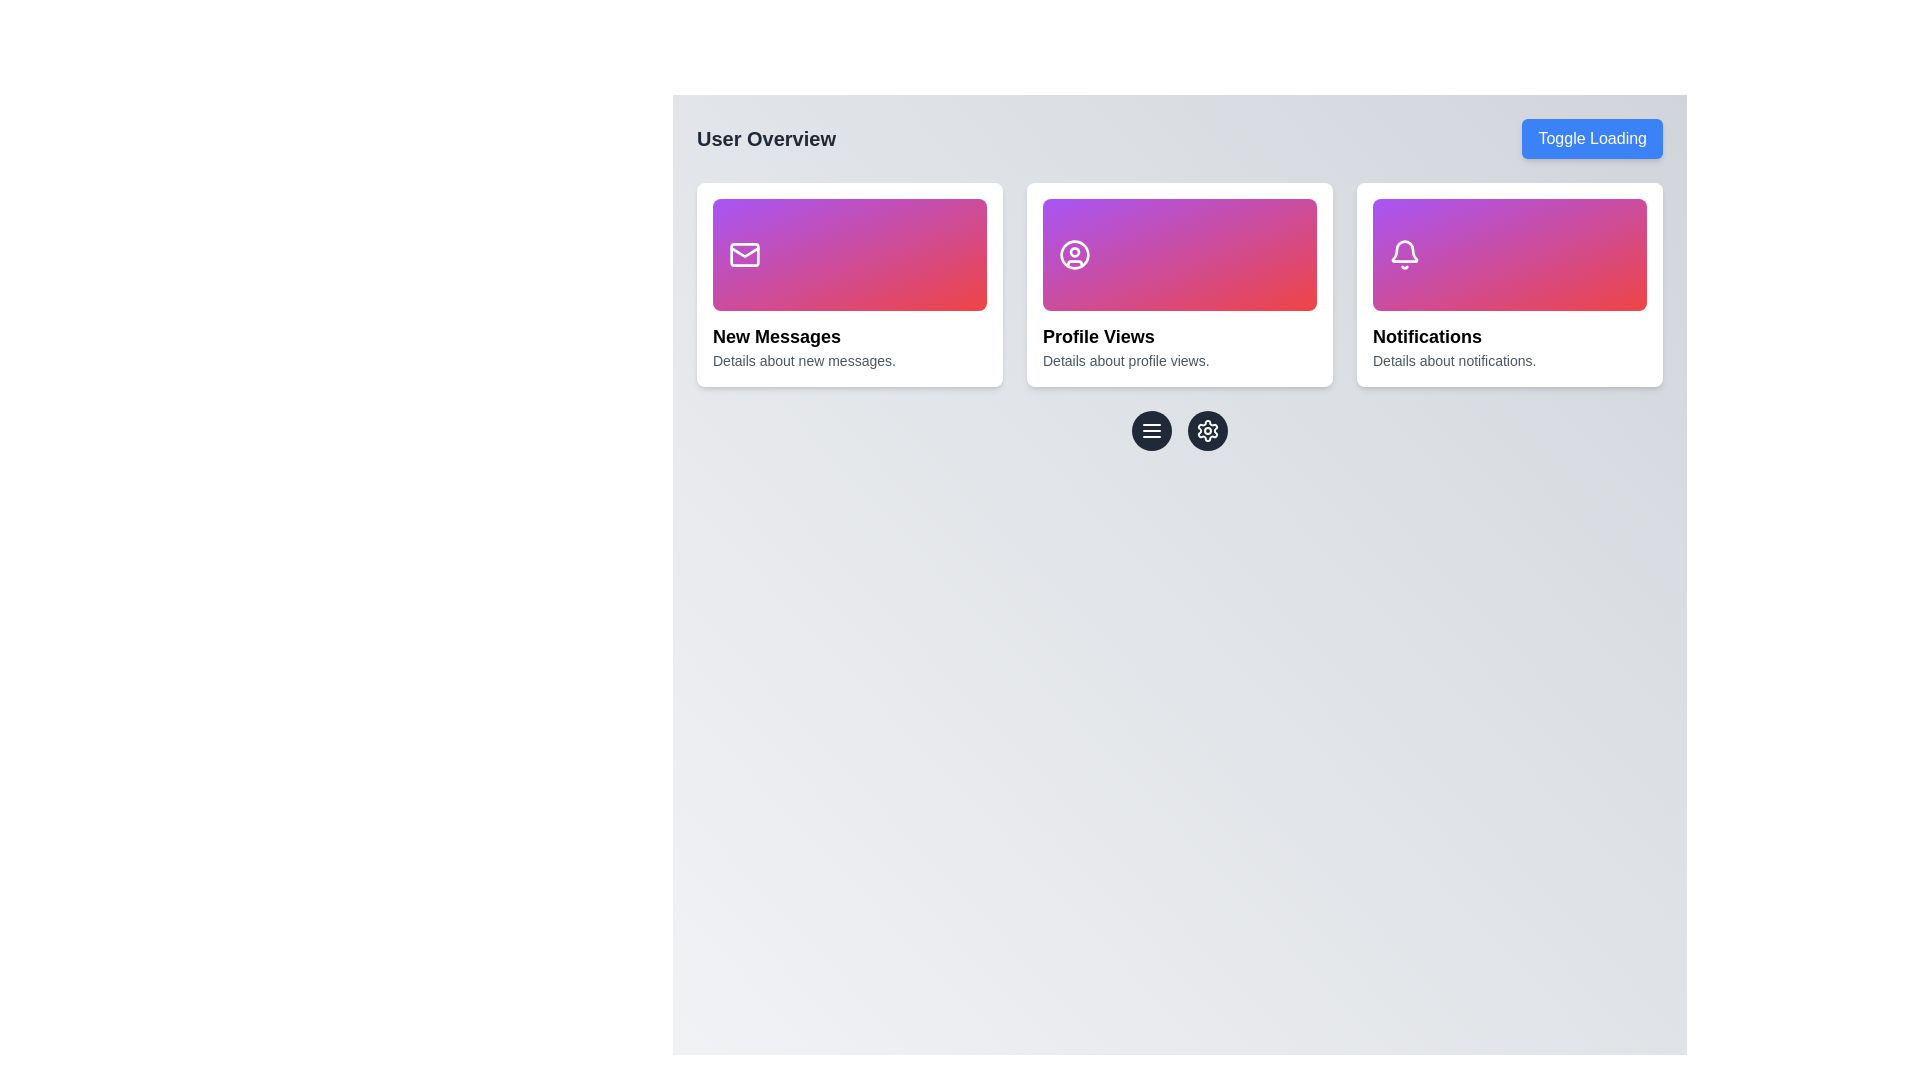  I want to click on the Text label that serves as the title for the third card in a row of three cards, located in the middle of the bottom section directly above smaller descriptive text, so click(1426, 335).